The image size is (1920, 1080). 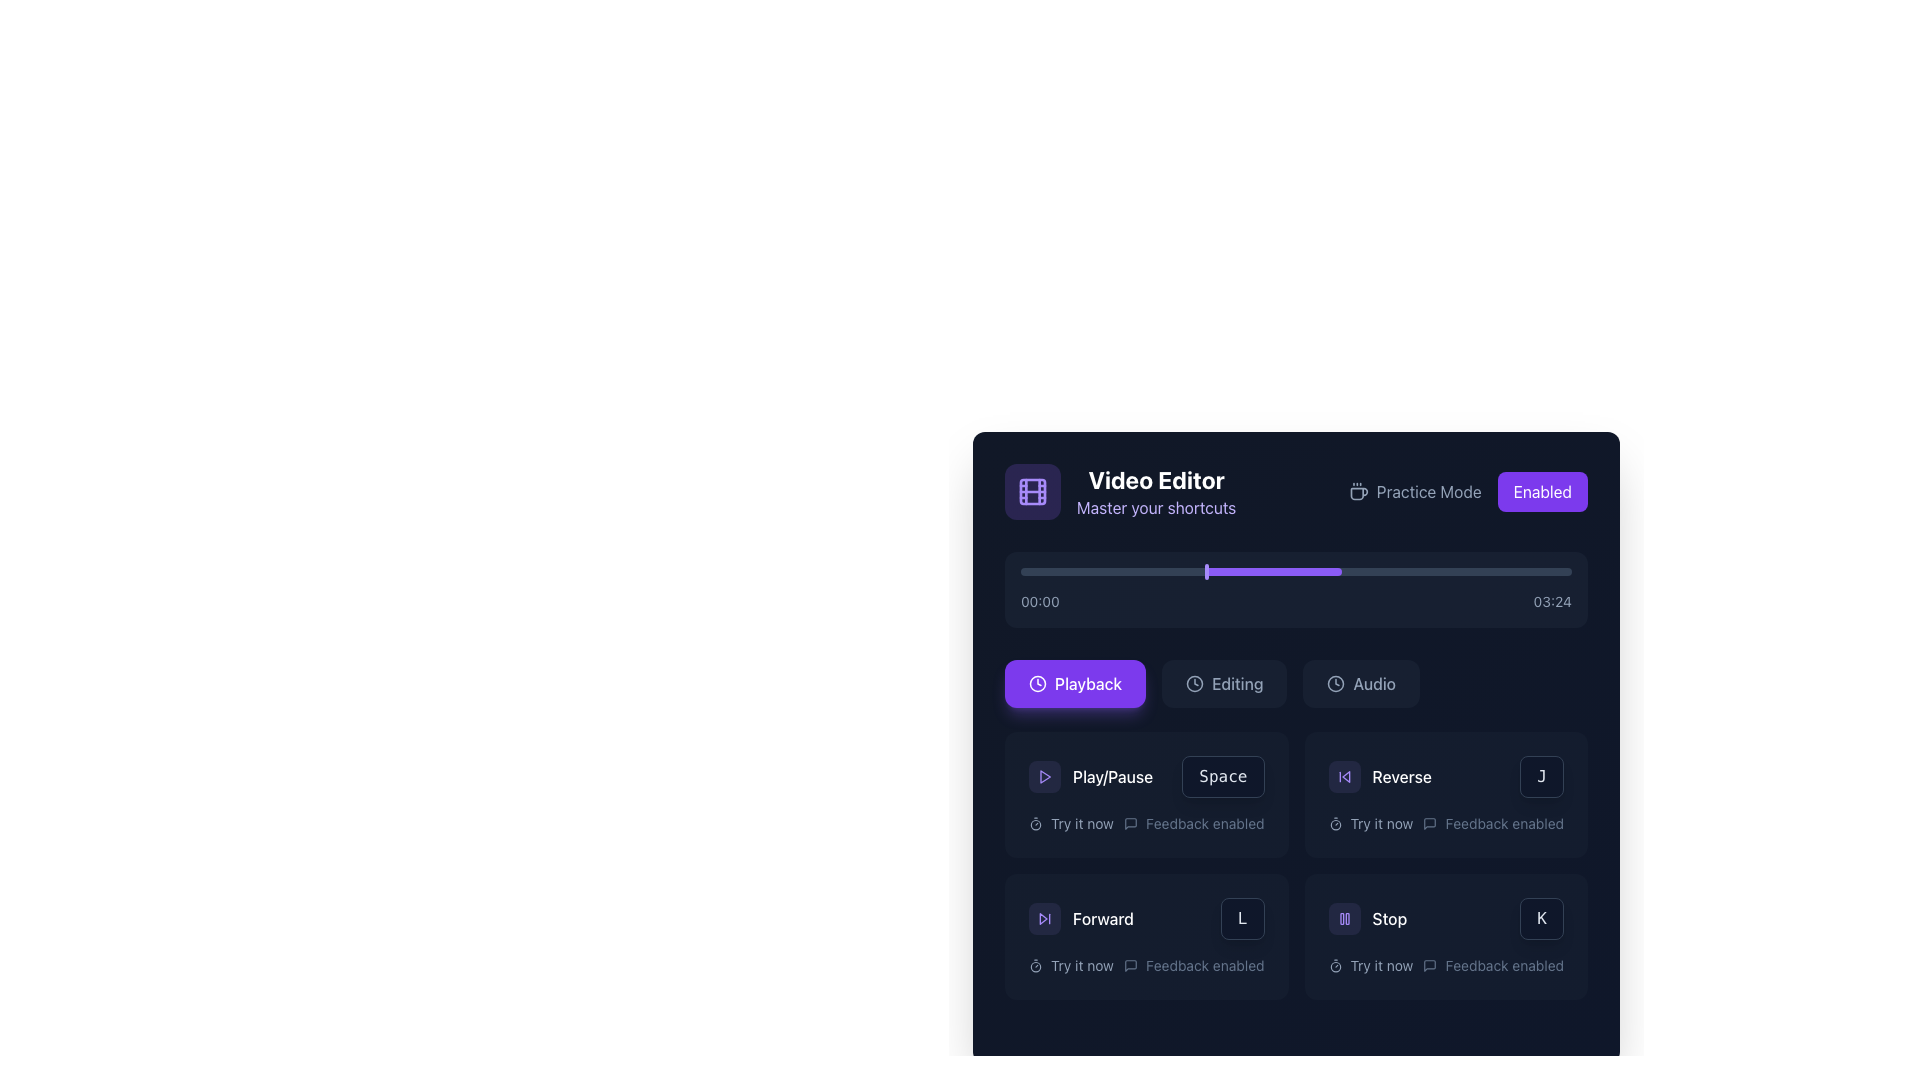 What do you see at coordinates (1156, 492) in the screenshot?
I see `the Text block styled as a title and subtitle combination, which includes 'Video Editor' and 'Master your shortcuts', located in the top-left section of the interface panel` at bounding box center [1156, 492].